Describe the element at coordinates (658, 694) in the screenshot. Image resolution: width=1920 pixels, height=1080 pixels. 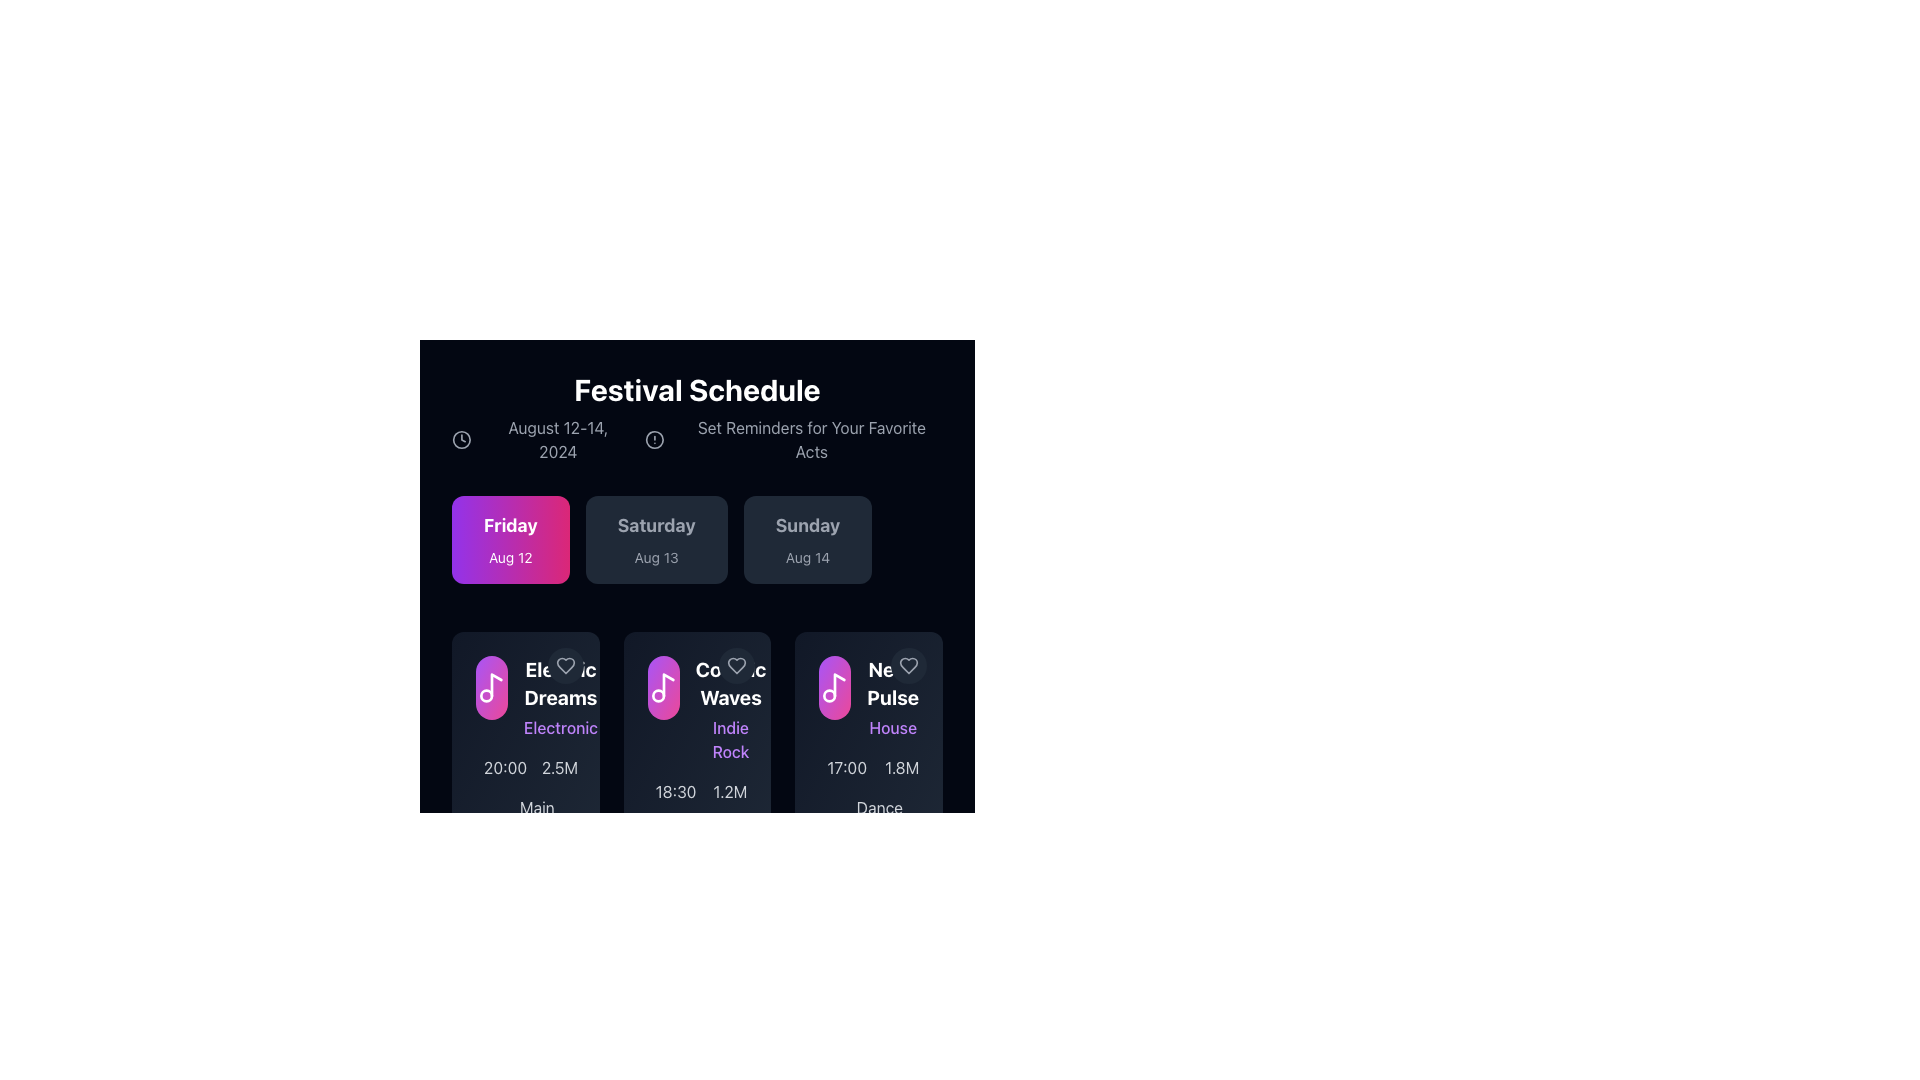
I see `the decorative circle SVG element representing part of the music icon in the second column of the event cards grid` at that location.